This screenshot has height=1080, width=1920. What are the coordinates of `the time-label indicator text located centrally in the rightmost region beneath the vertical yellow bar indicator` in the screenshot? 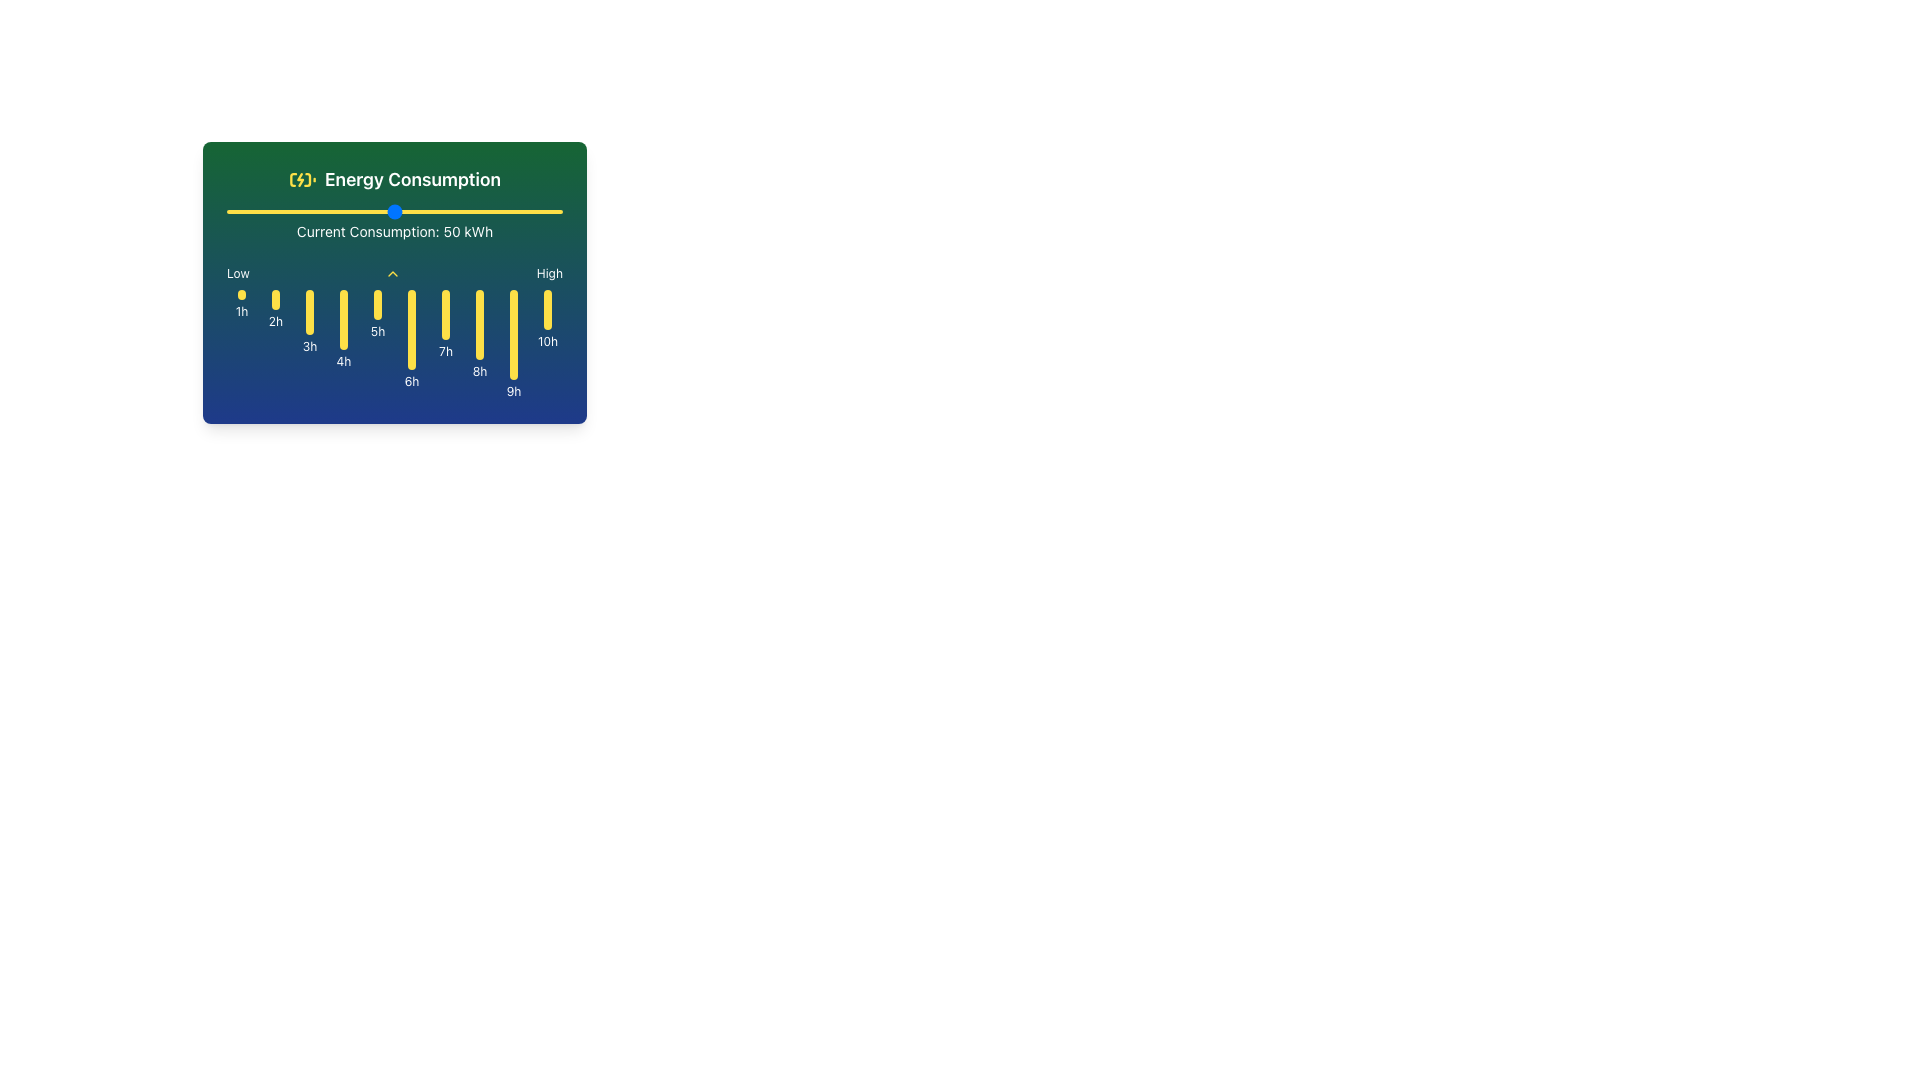 It's located at (547, 341).